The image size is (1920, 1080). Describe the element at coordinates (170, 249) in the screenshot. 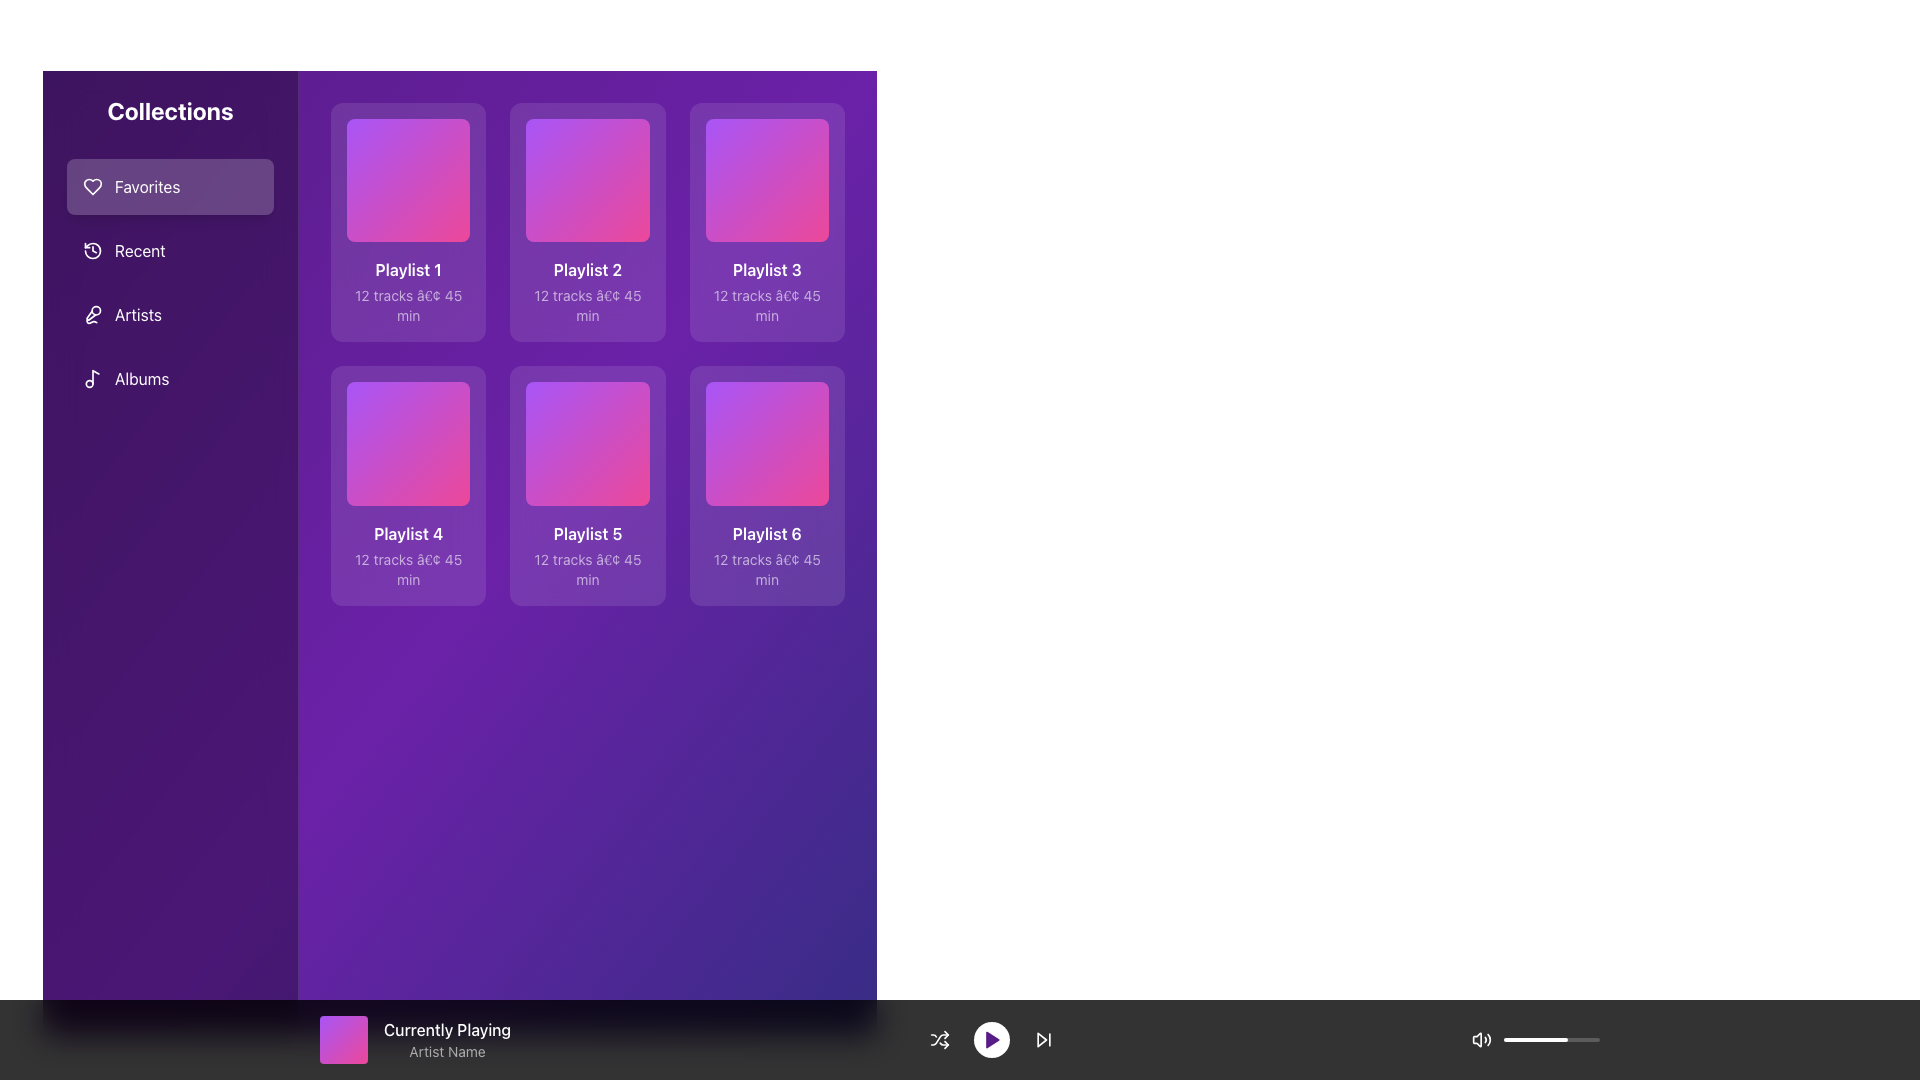

I see `the 'Recent' button in the sidebar navigation menu to observe the hover effect` at that location.